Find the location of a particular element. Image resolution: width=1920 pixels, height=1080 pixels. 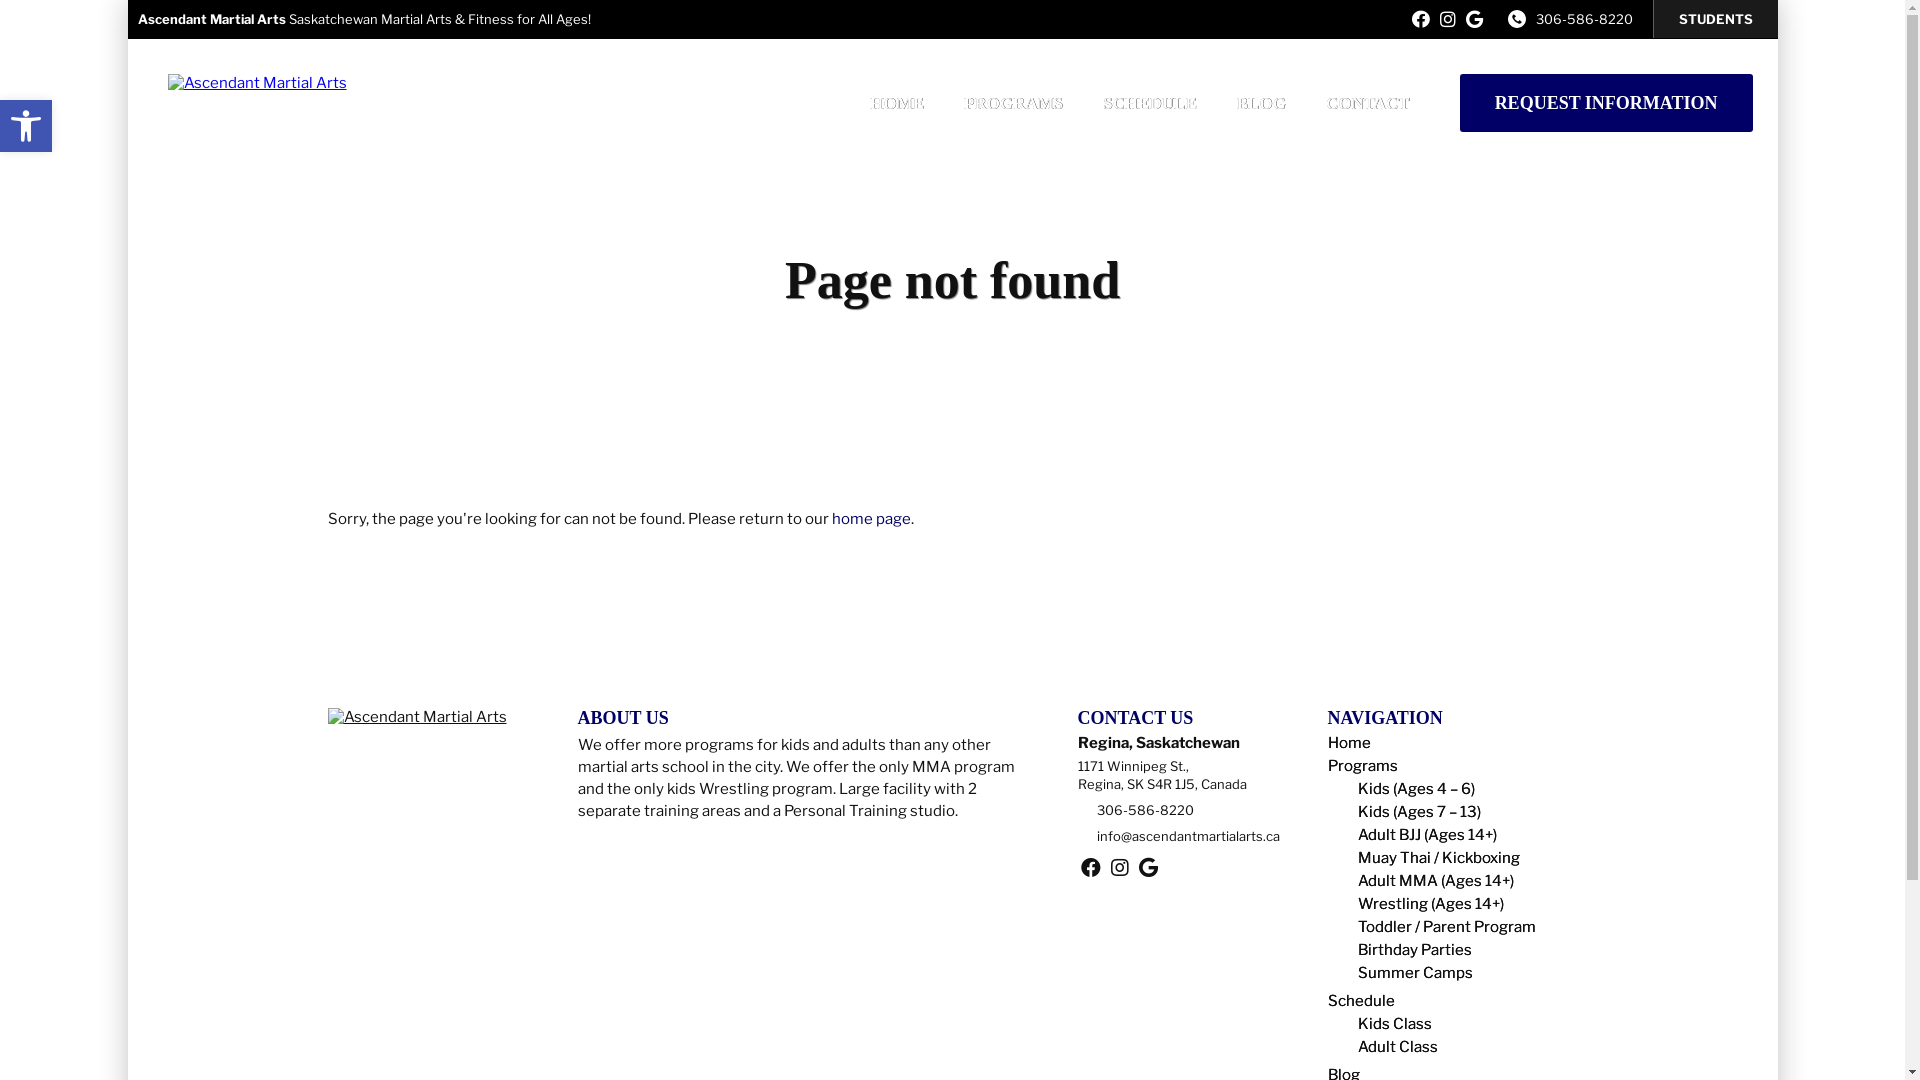

'HOME' is located at coordinates (896, 102).